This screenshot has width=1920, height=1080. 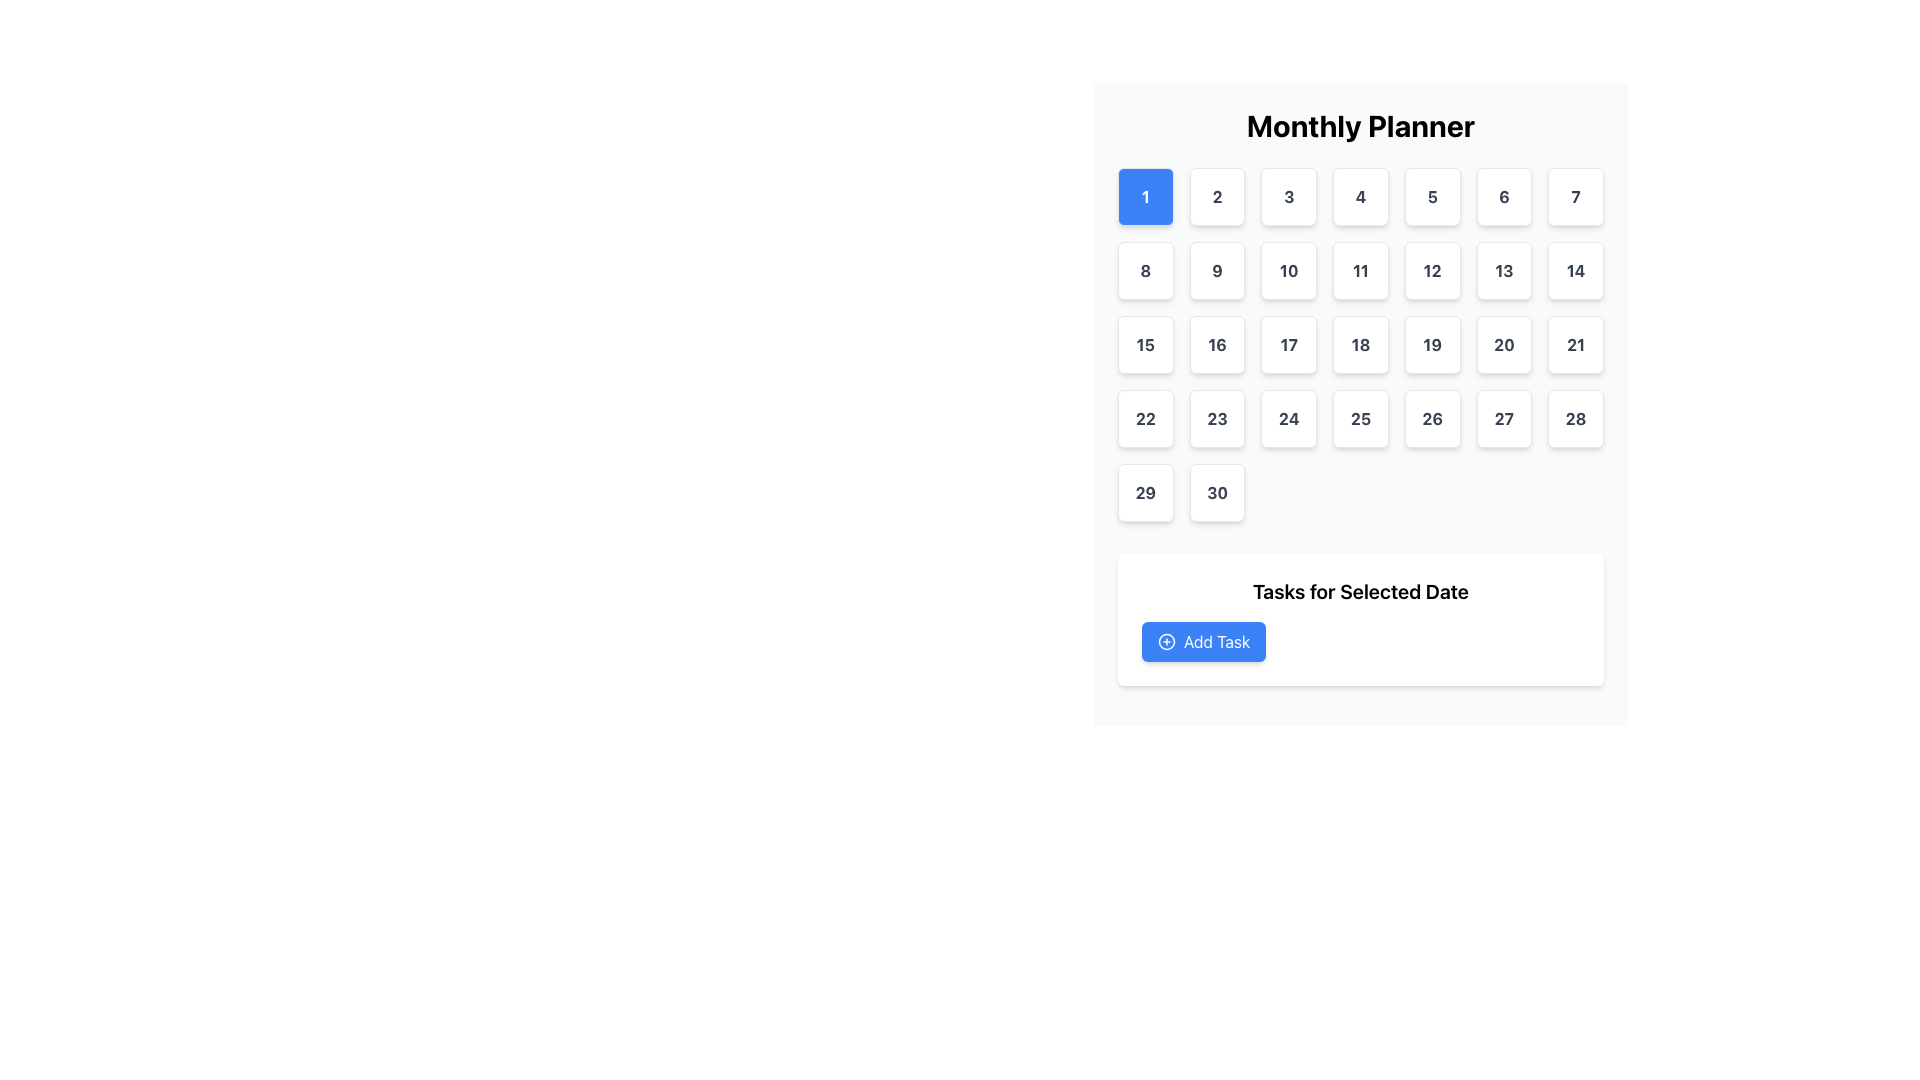 What do you see at coordinates (1145, 418) in the screenshot?
I see `the square button with rounded corners and dark gray text '22'` at bounding box center [1145, 418].